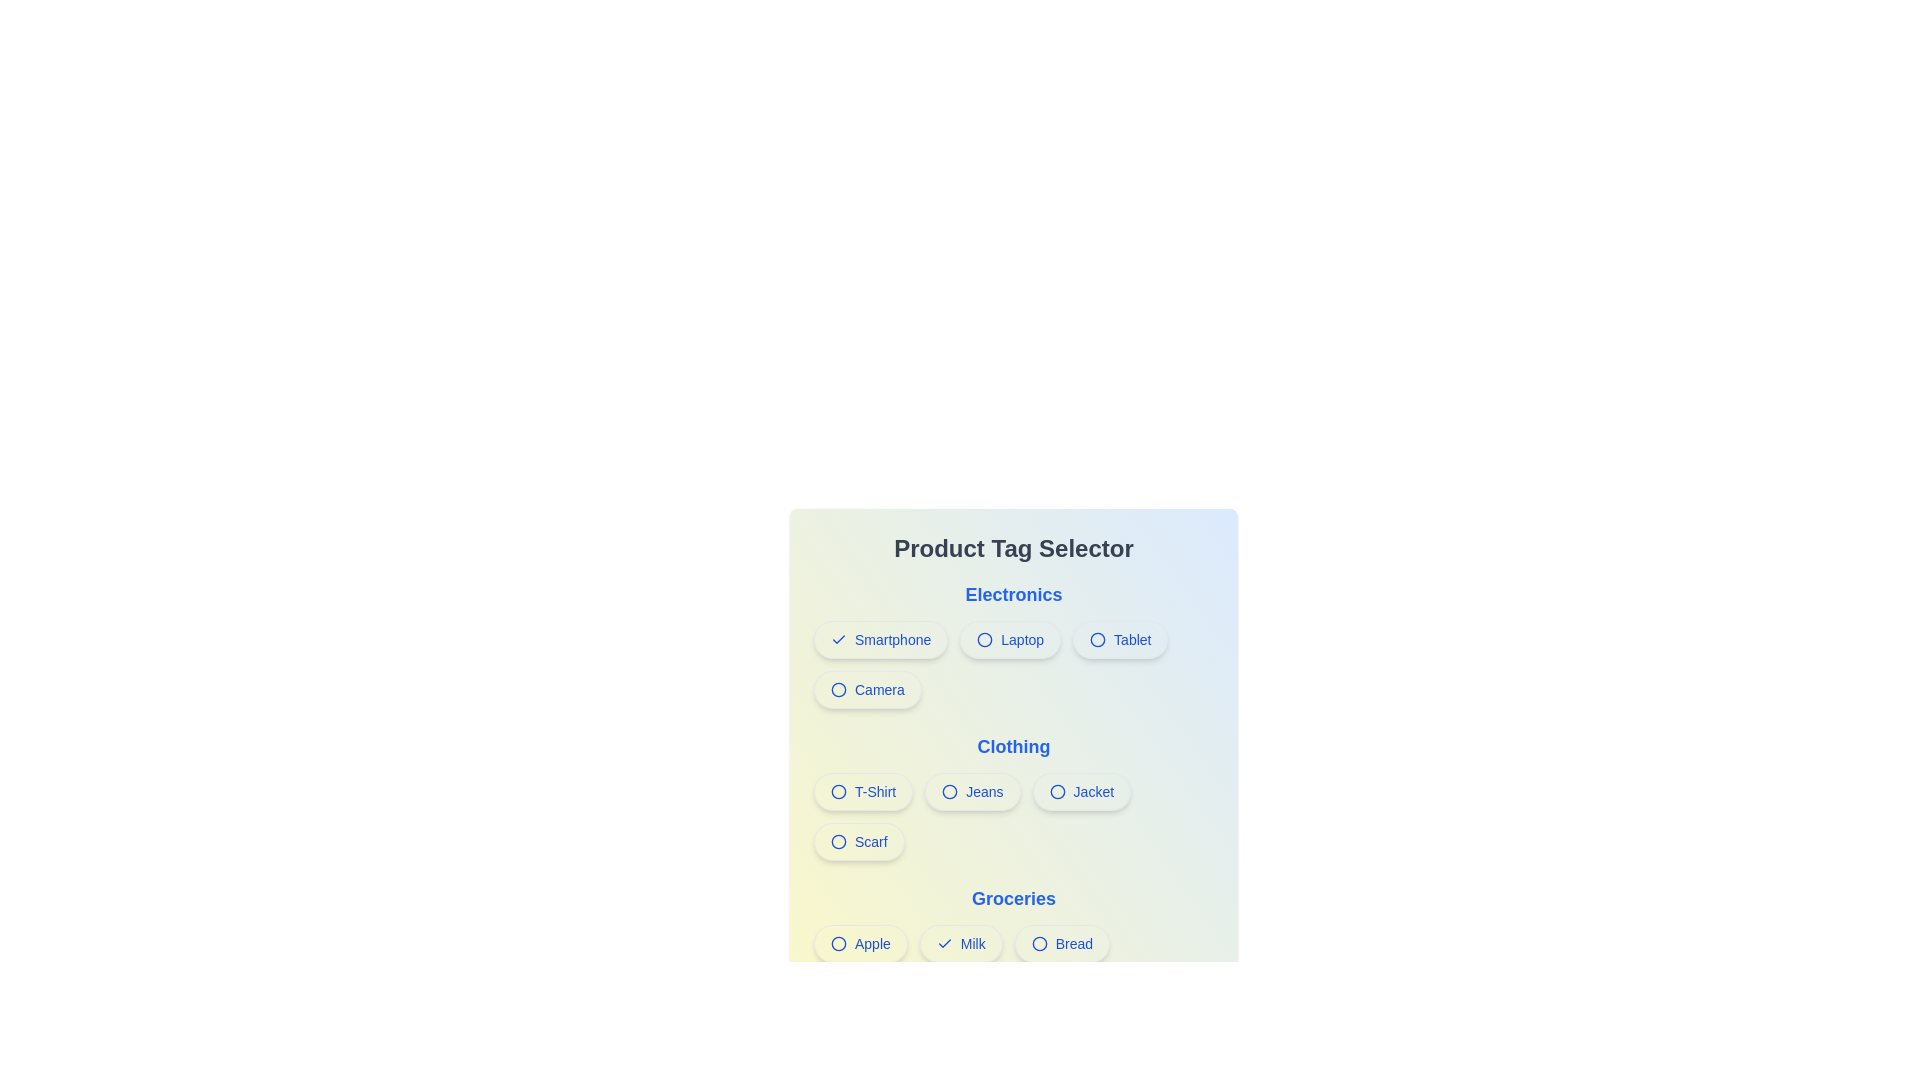 The height and width of the screenshot is (1080, 1920). I want to click on the 'Laptop' radio button, so click(1010, 640).